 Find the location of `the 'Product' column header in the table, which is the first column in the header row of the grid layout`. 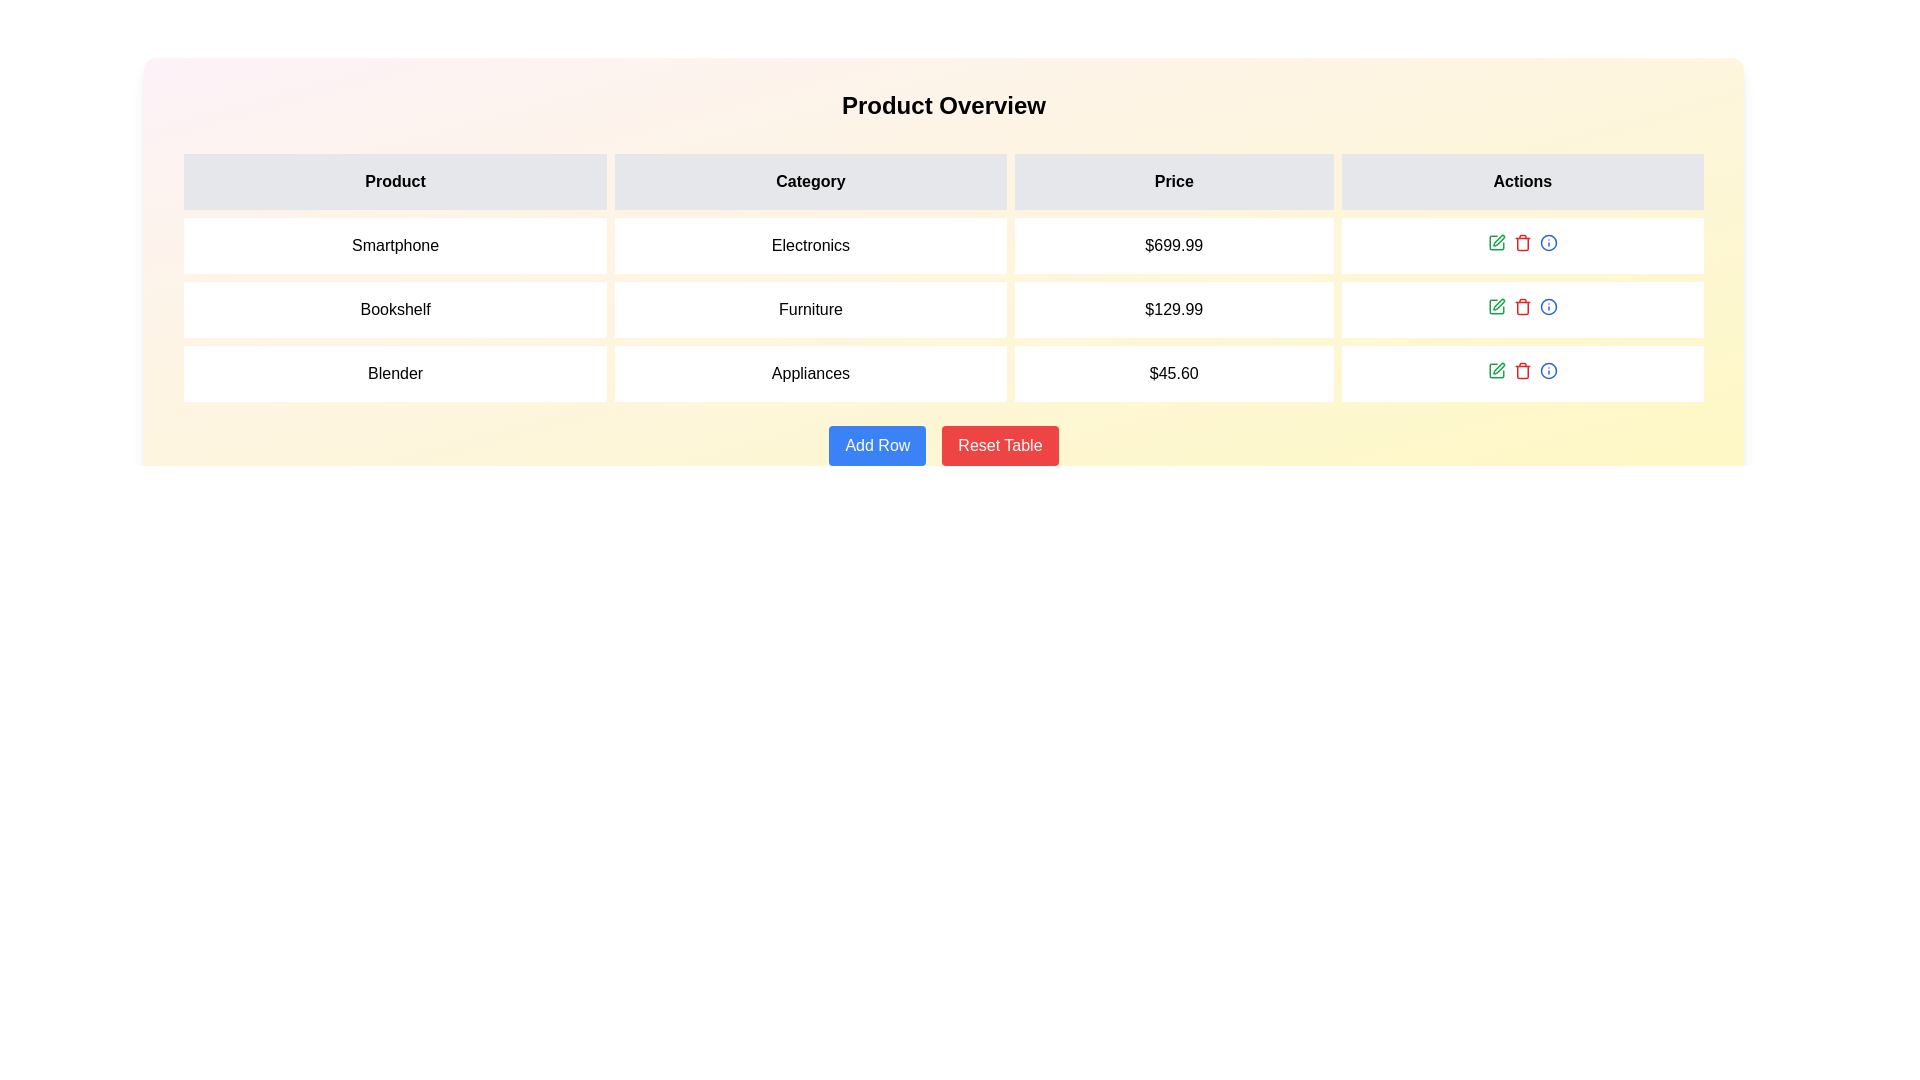

the 'Product' column header in the table, which is the first column in the header row of the grid layout is located at coordinates (395, 181).